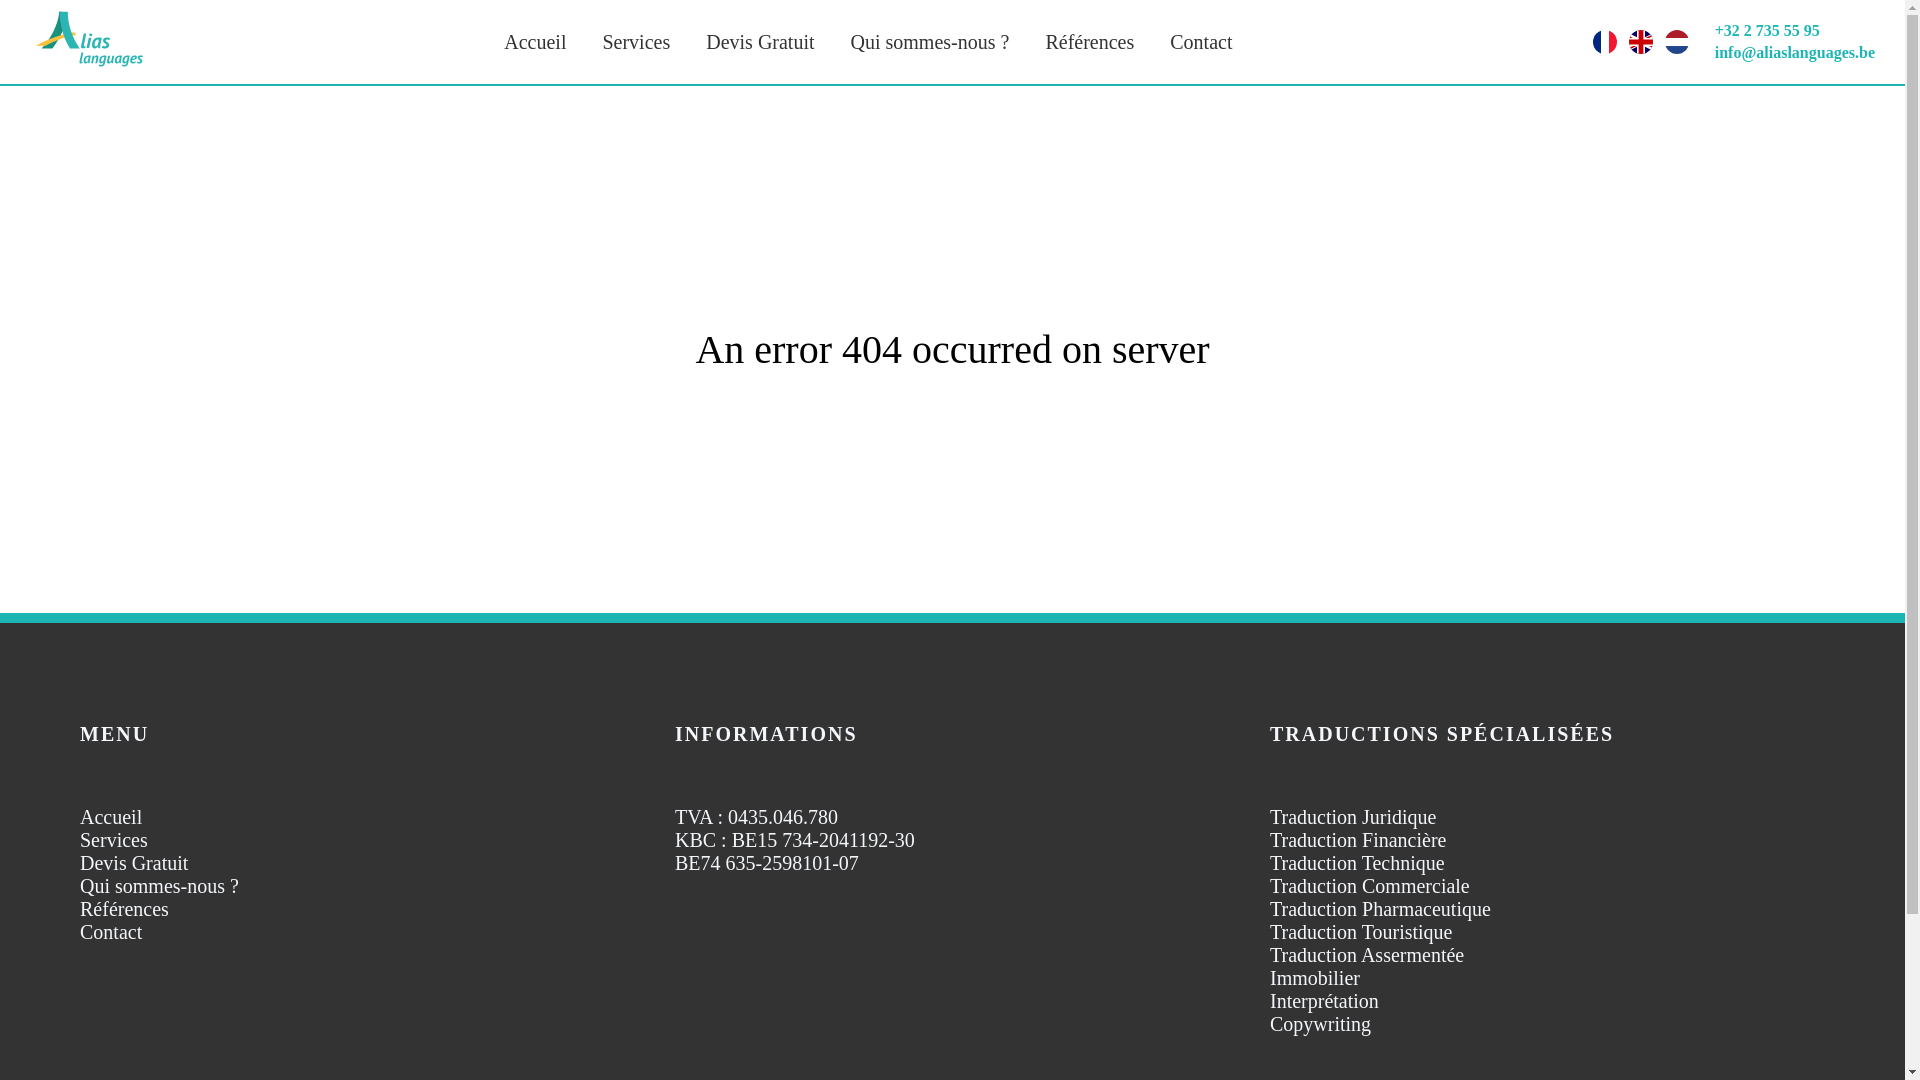  Describe the element at coordinates (1795, 51) in the screenshot. I see `'info@aliaslanguages.be'` at that location.